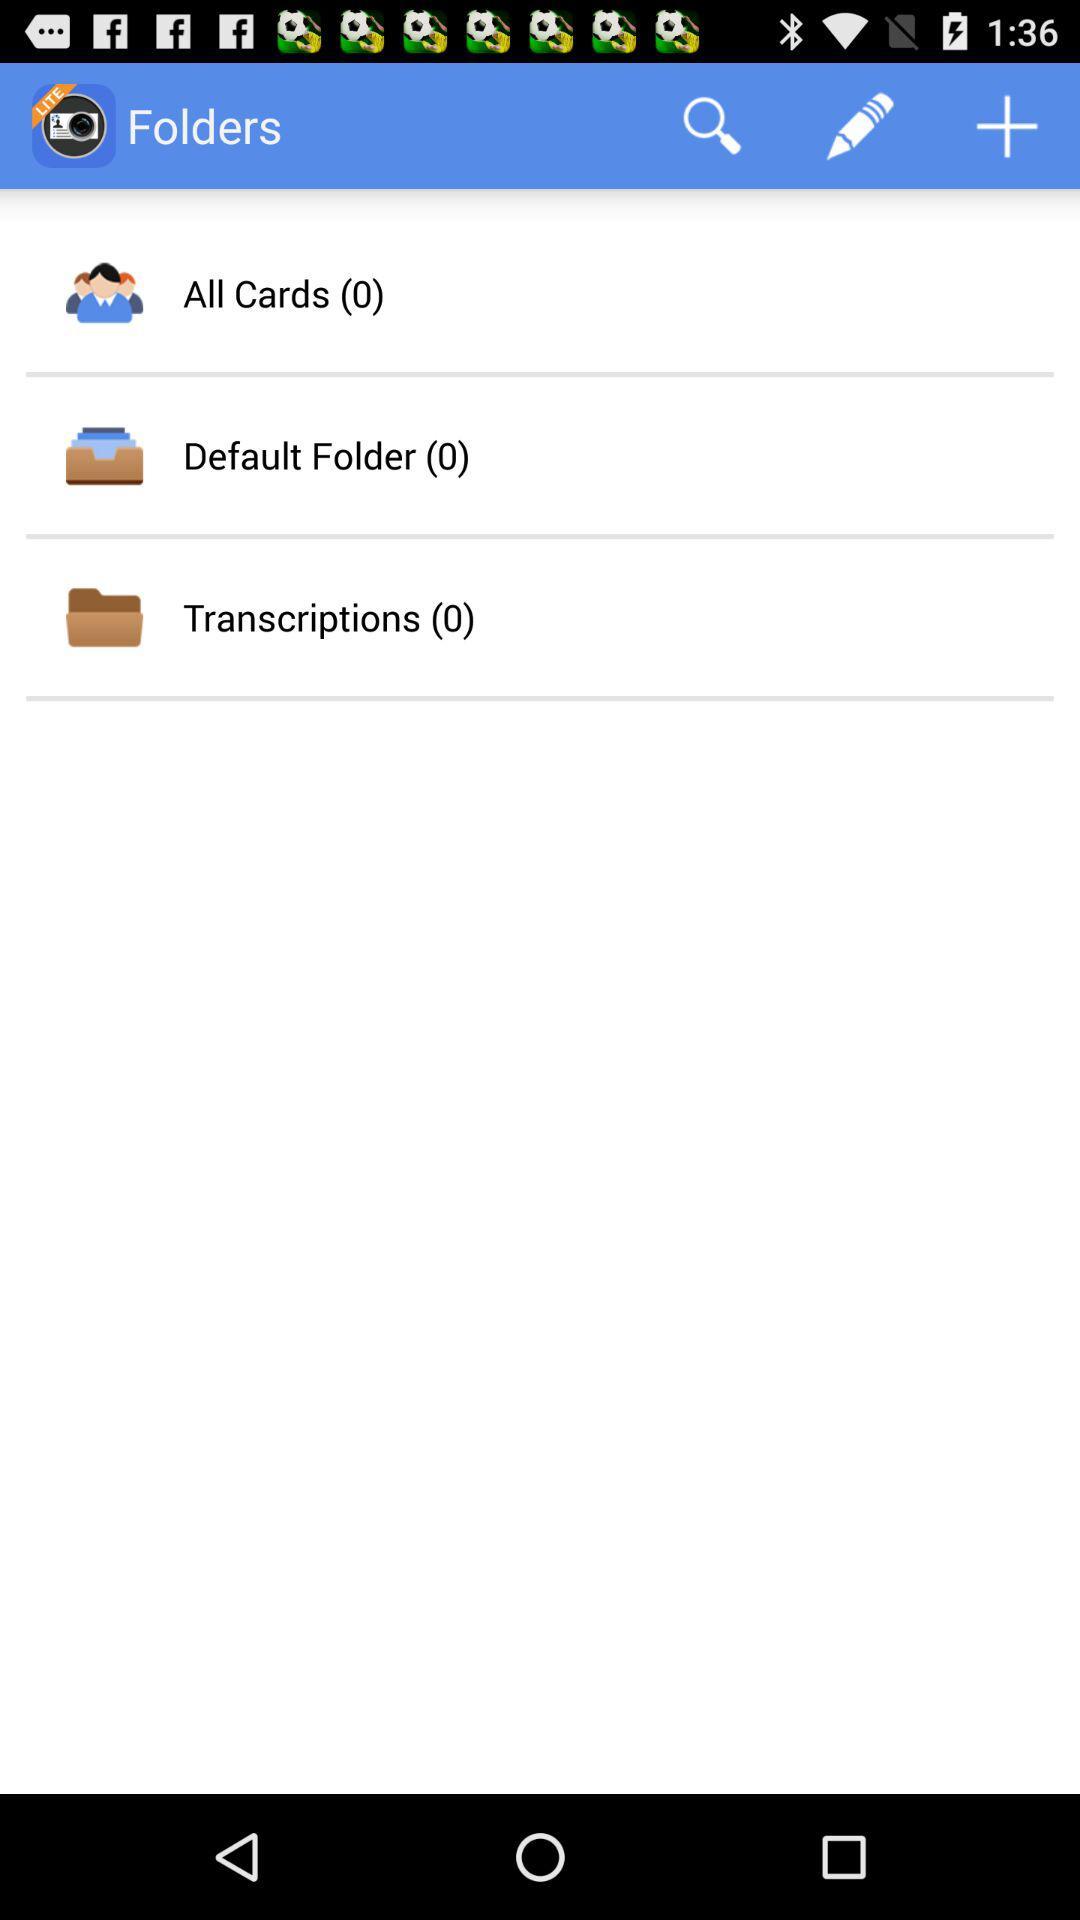 Image resolution: width=1080 pixels, height=1920 pixels. I want to click on transcriptions (0) item, so click(328, 616).